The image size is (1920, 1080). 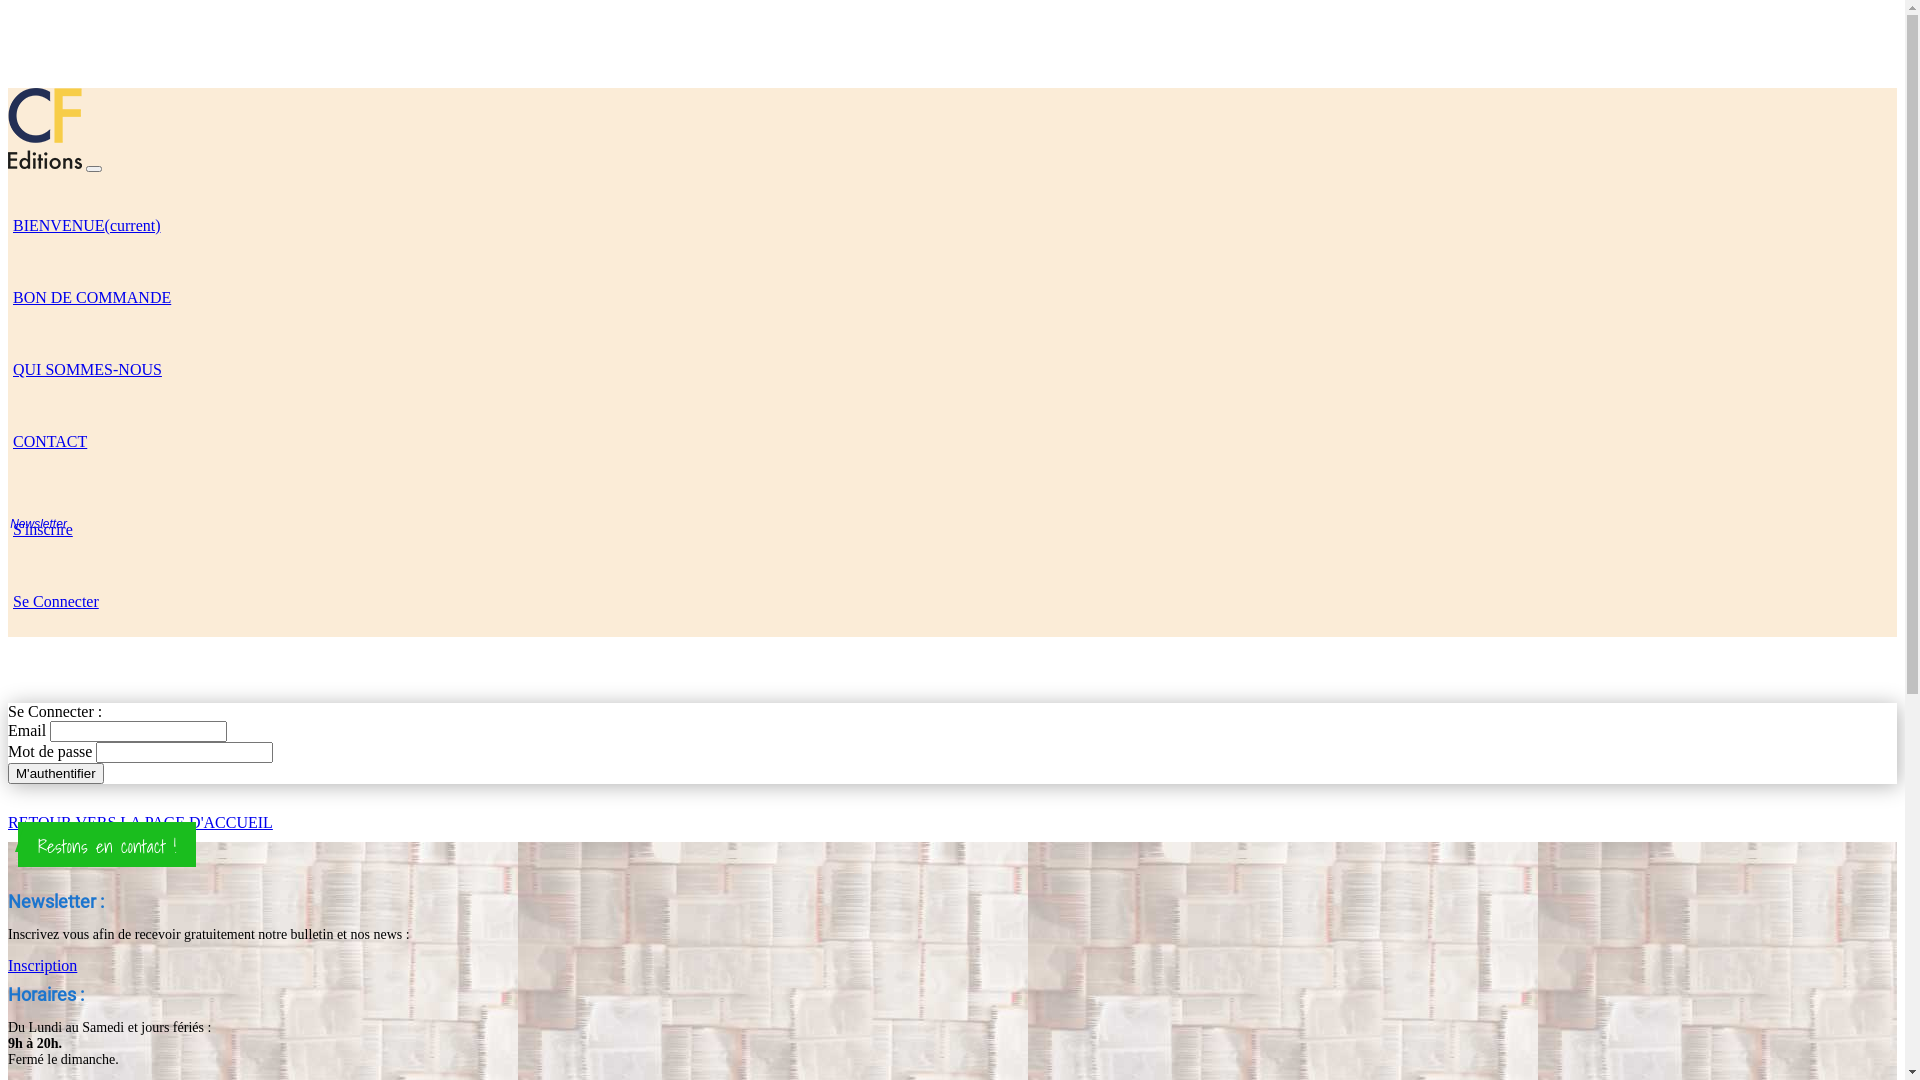 I want to click on 'Se Connecter', so click(x=56, y=599).